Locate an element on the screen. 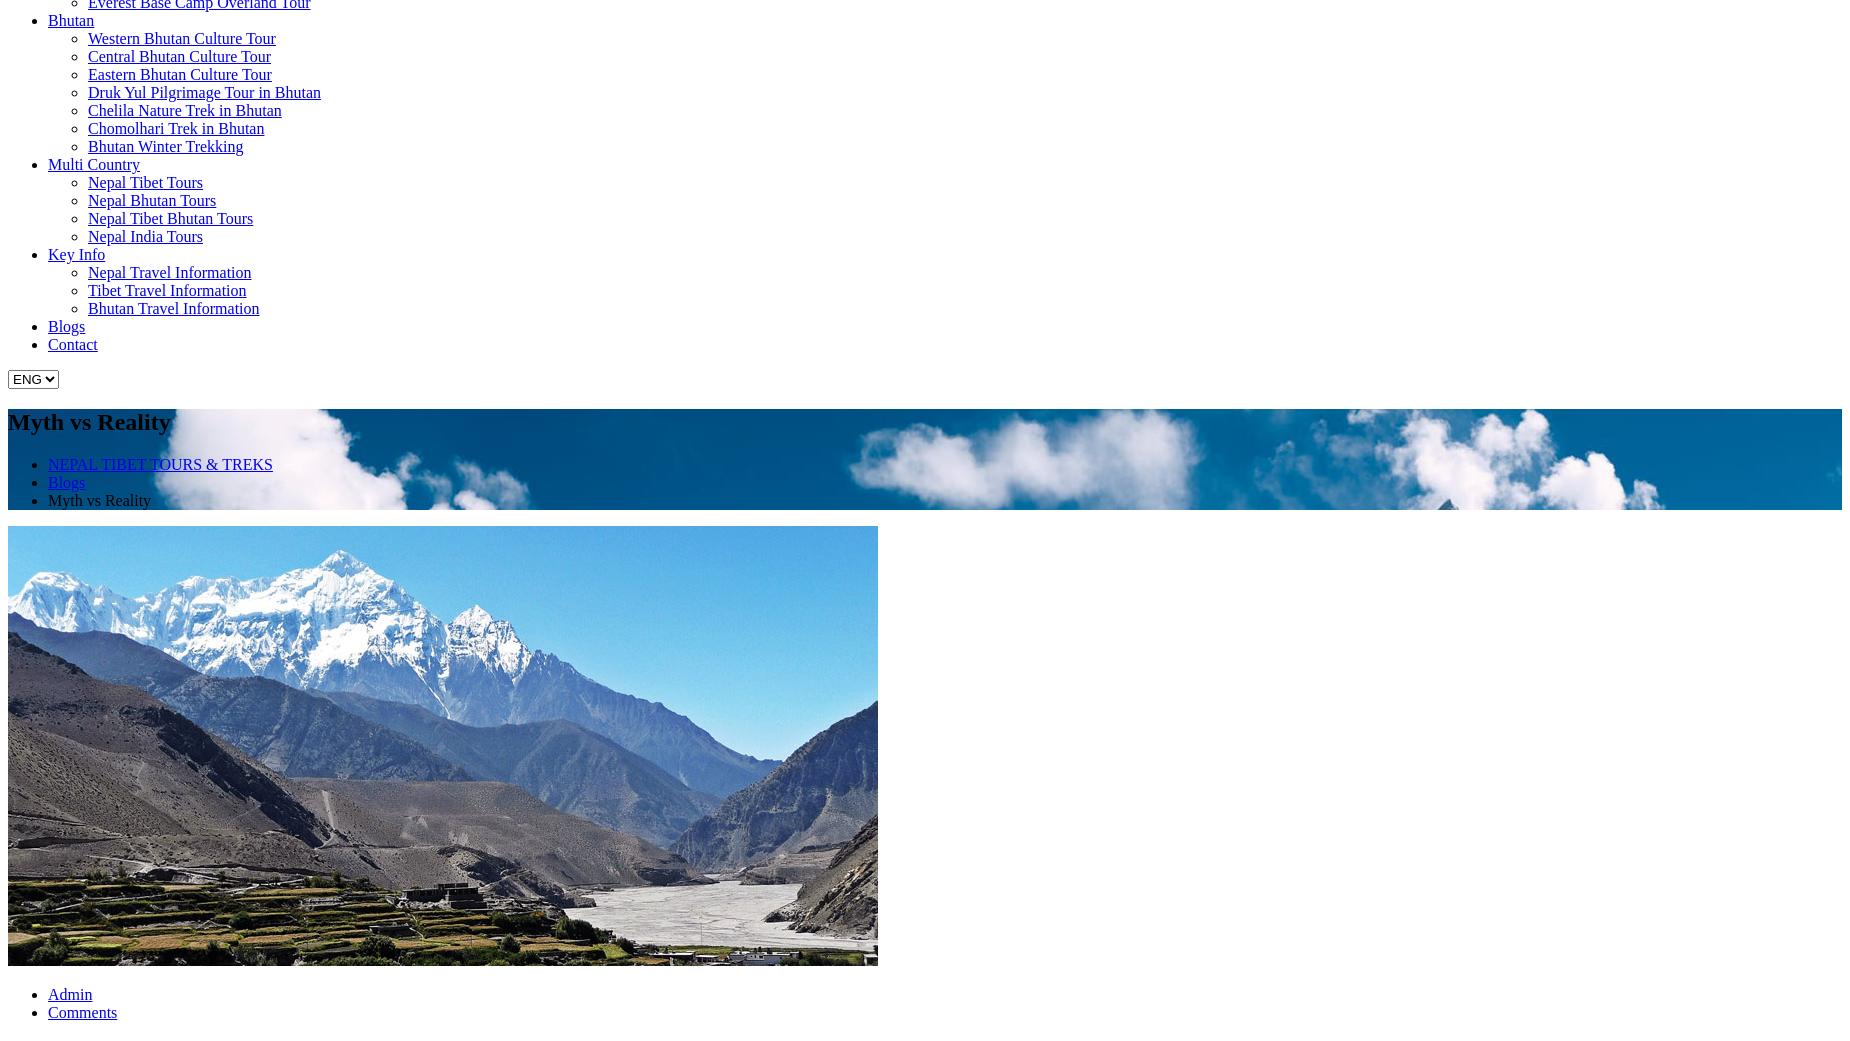  'Bhutan' is located at coordinates (70, 19).